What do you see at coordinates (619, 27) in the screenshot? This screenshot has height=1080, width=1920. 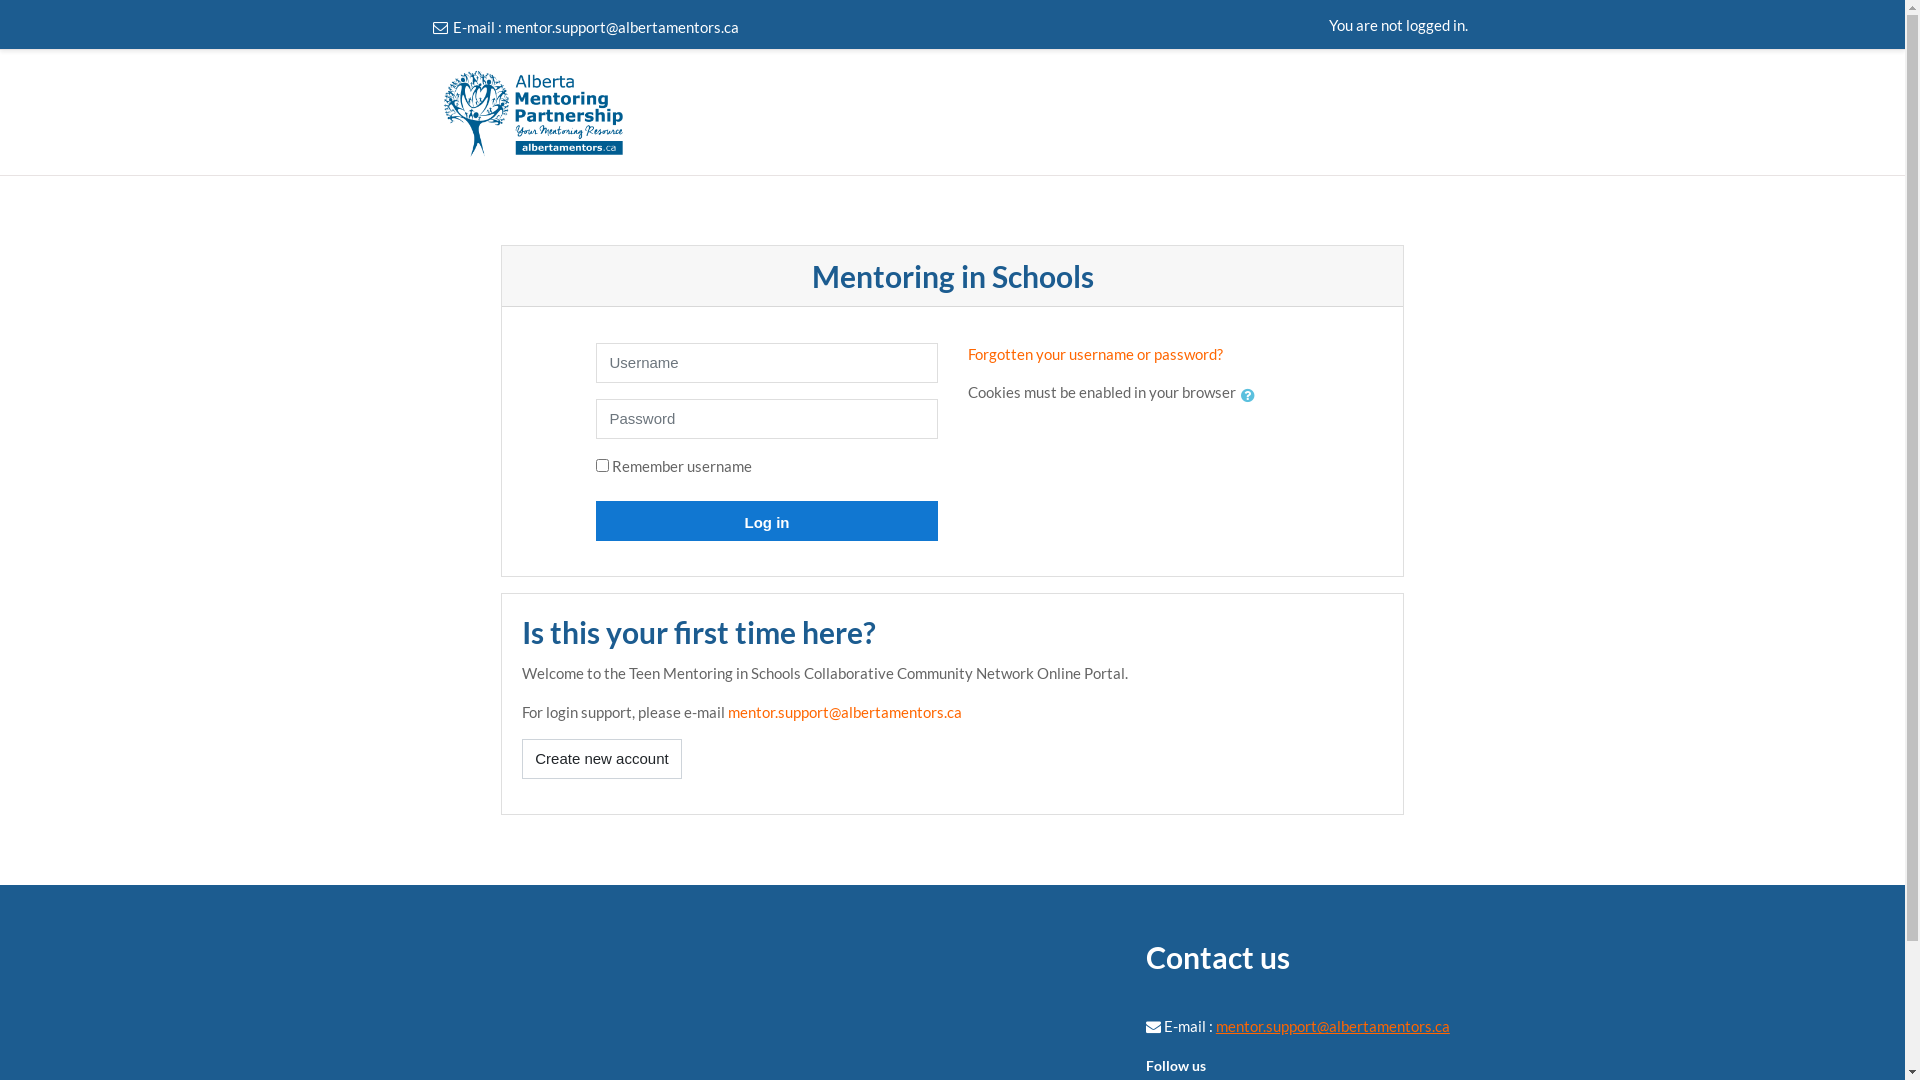 I see `'mentor.support@albertamentors.ca'` at bounding box center [619, 27].